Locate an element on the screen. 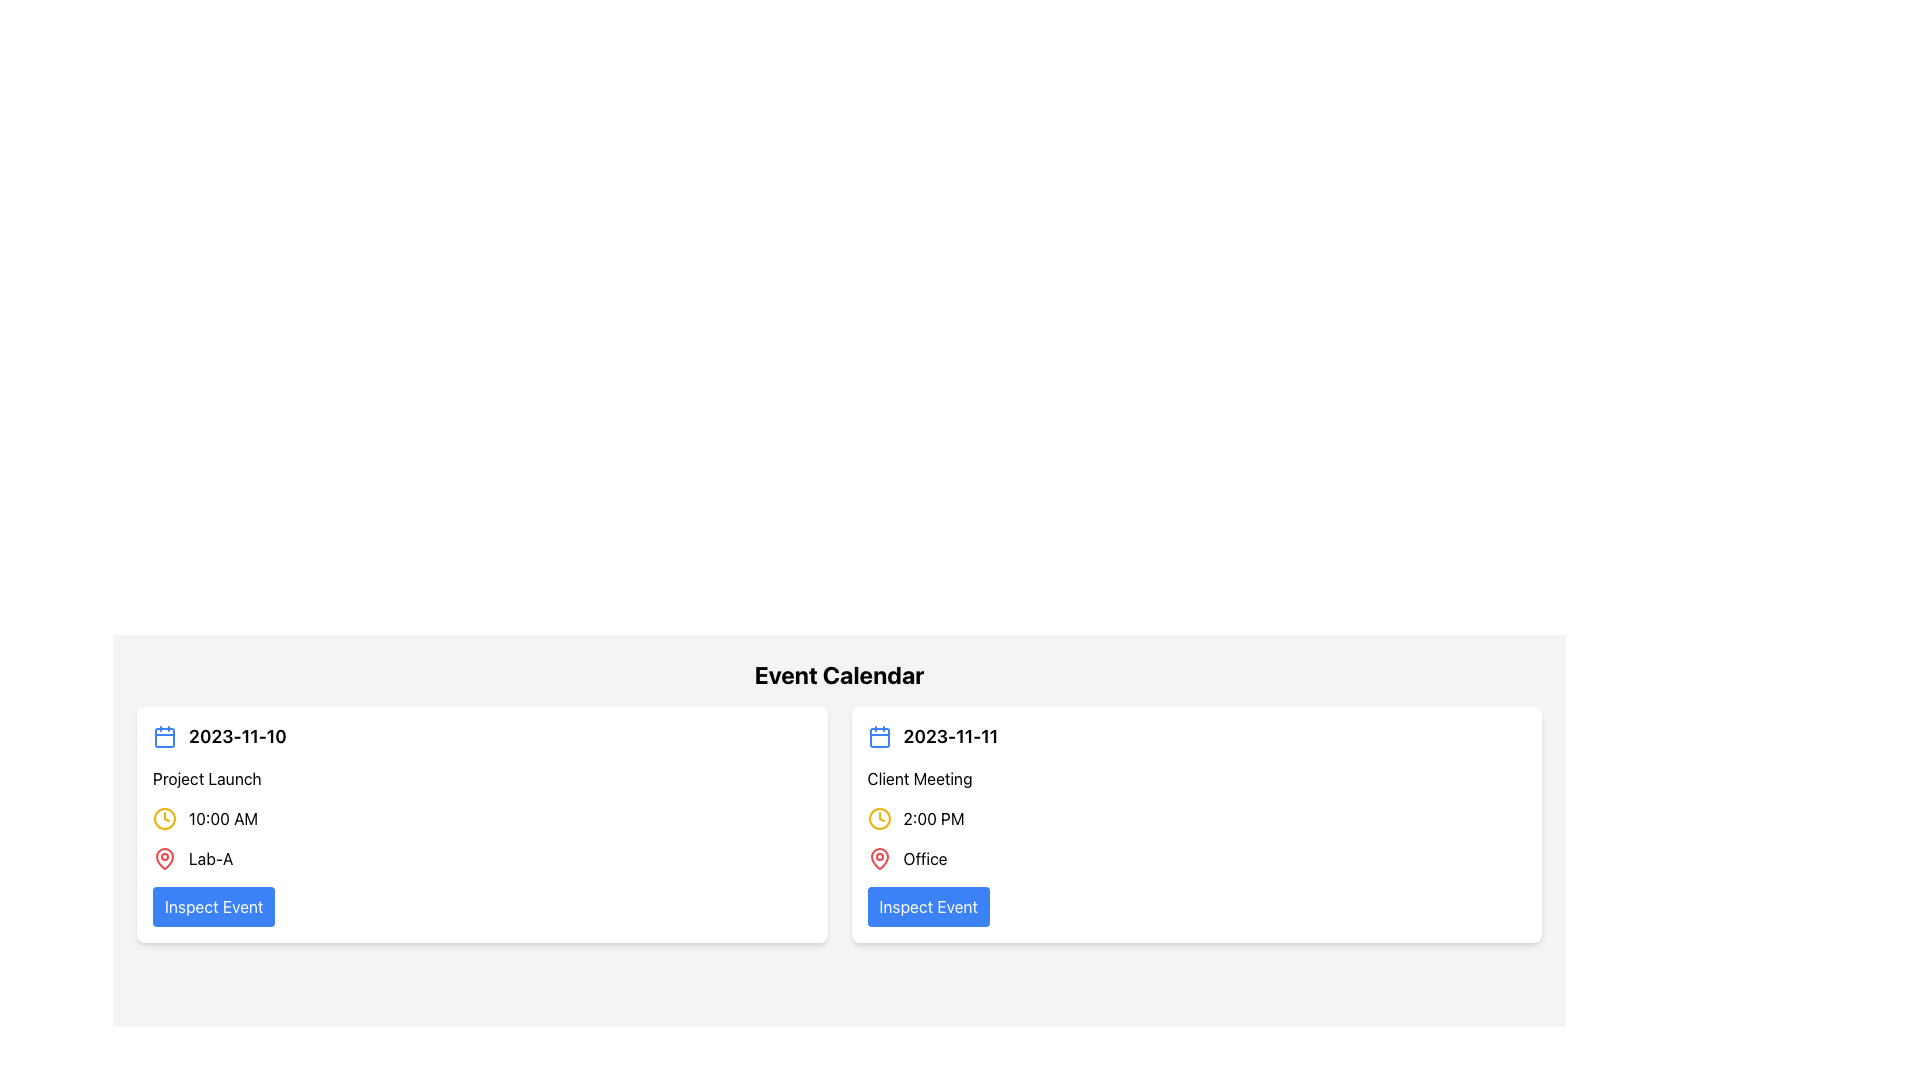 Image resolution: width=1920 pixels, height=1080 pixels. the text label displaying 'Client Meeting' in bold black font, which is the second line in the event card for '2023-11-11' is located at coordinates (919, 778).